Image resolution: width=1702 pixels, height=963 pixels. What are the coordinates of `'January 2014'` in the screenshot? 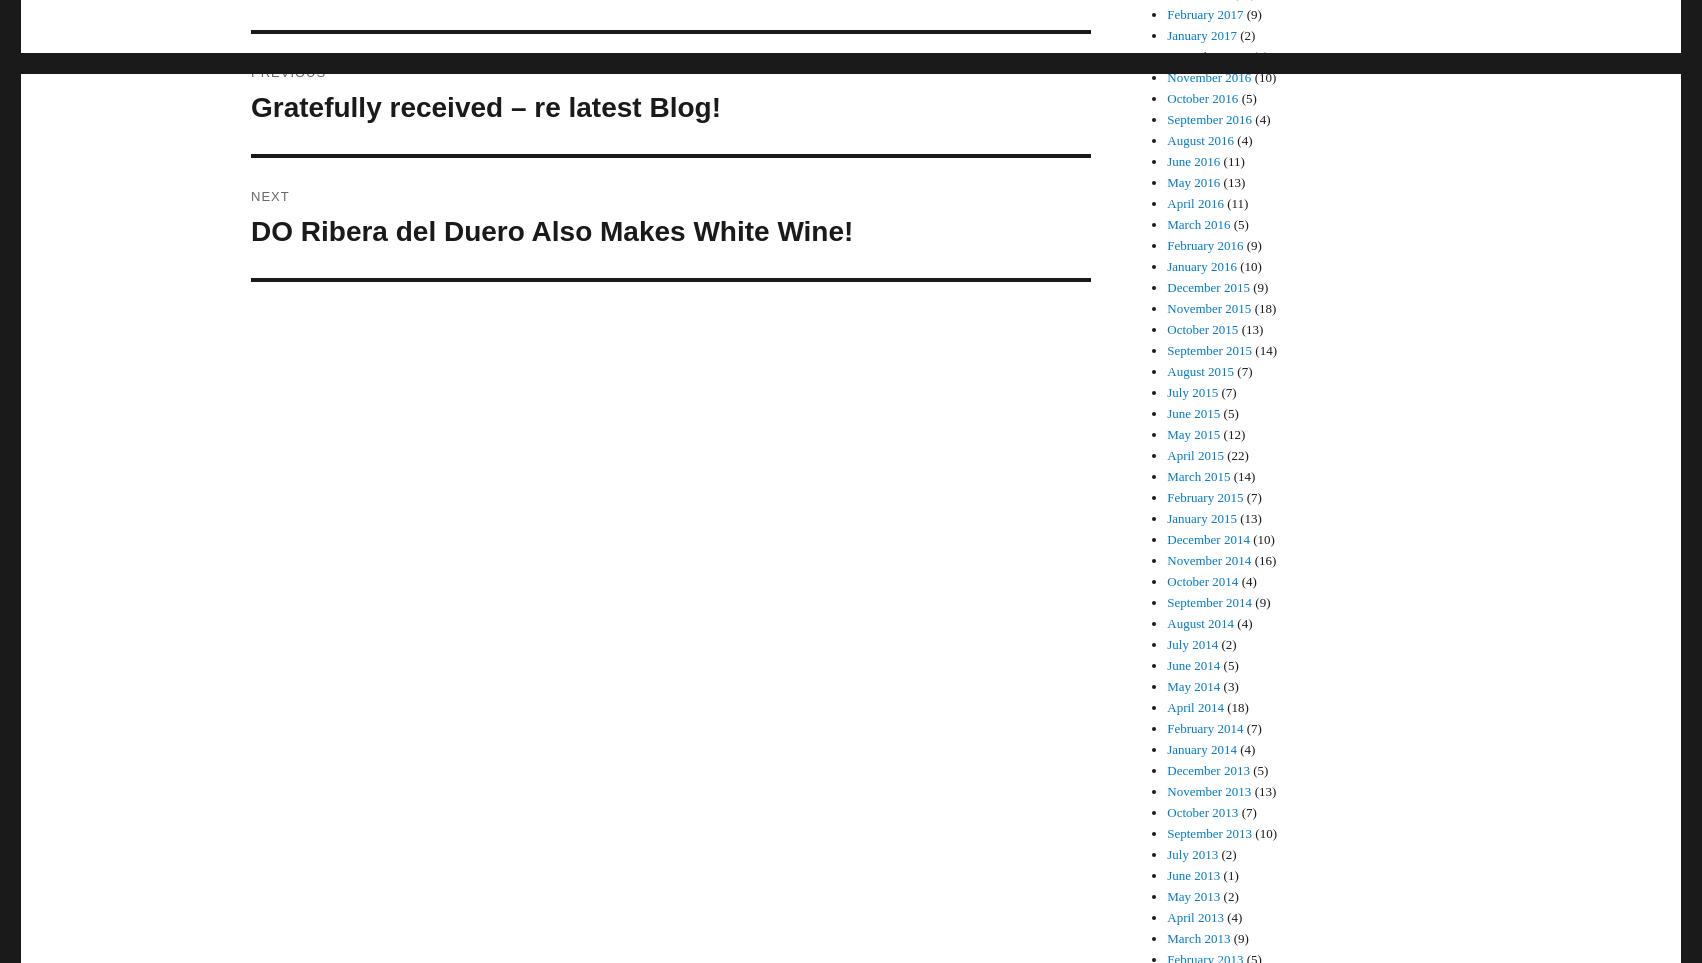 It's located at (1167, 749).